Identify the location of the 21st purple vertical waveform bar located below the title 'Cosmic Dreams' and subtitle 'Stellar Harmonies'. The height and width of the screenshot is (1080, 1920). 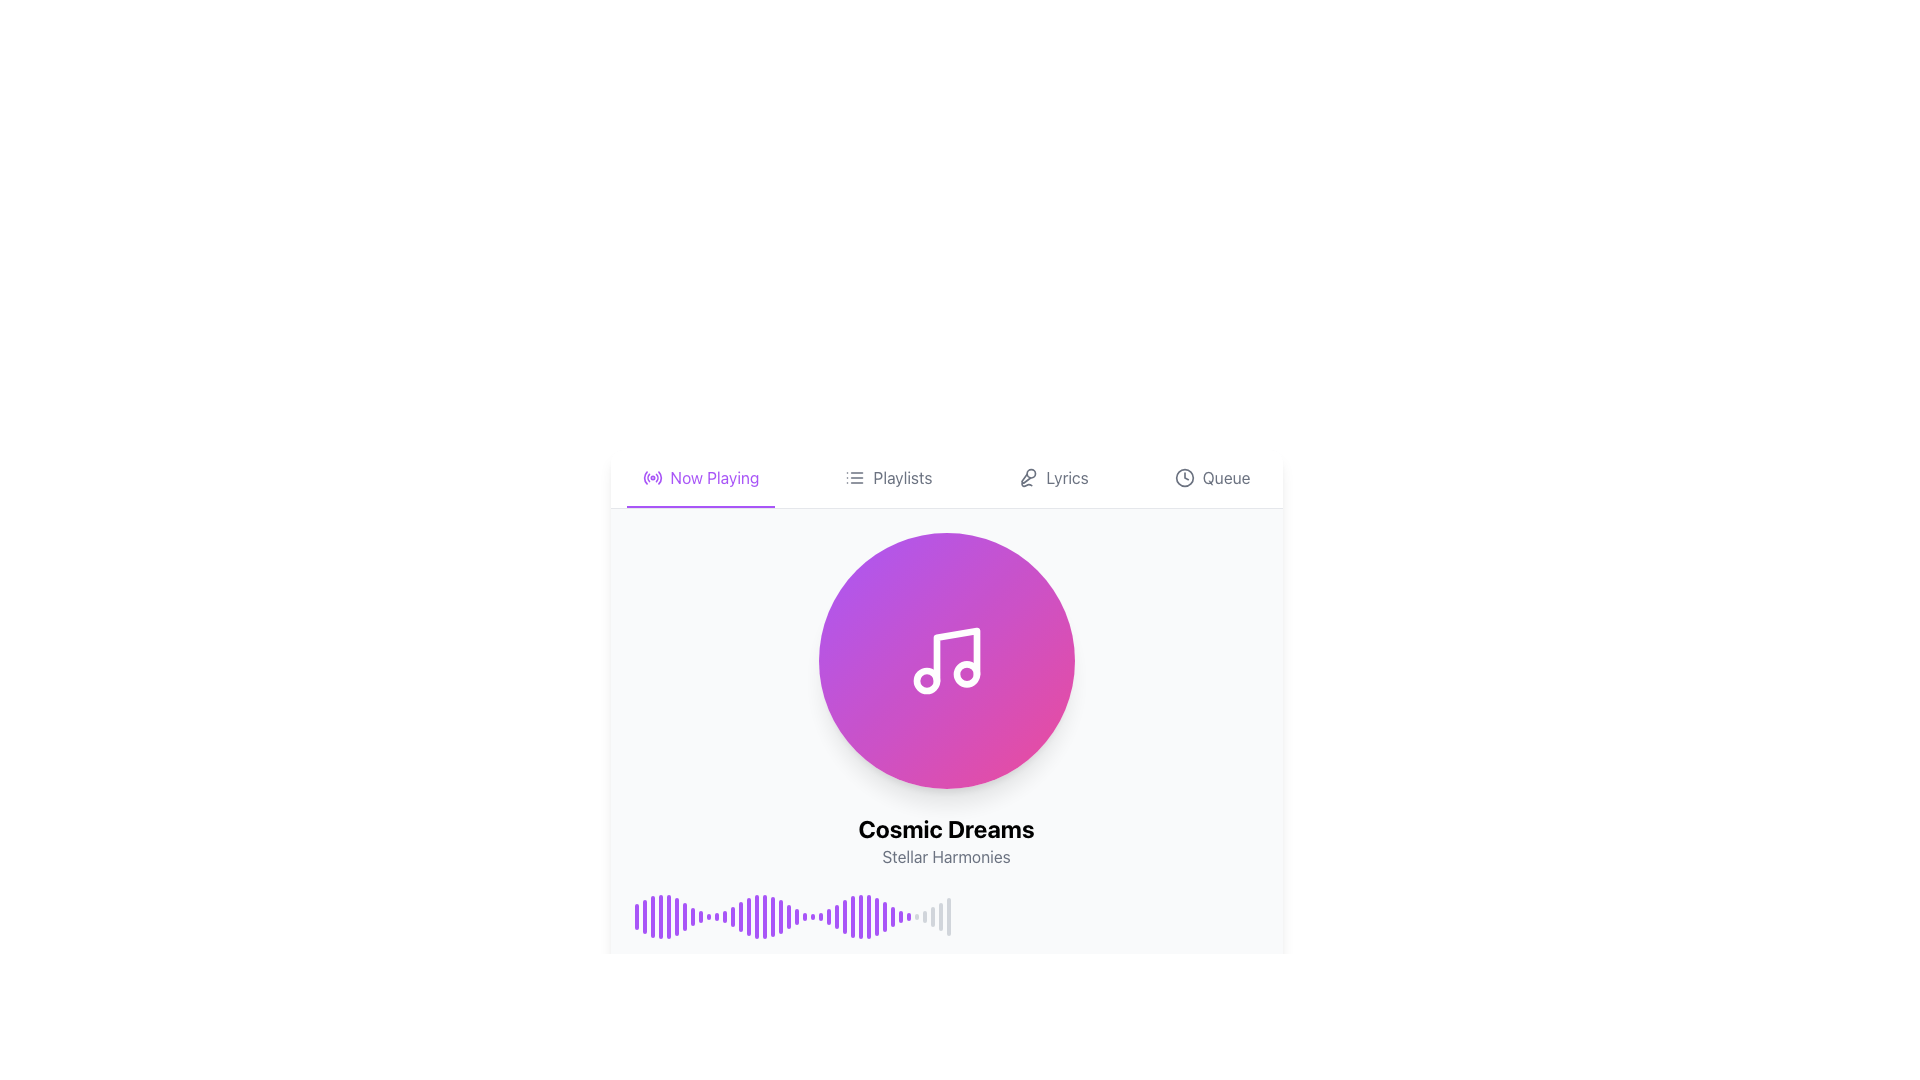
(795, 917).